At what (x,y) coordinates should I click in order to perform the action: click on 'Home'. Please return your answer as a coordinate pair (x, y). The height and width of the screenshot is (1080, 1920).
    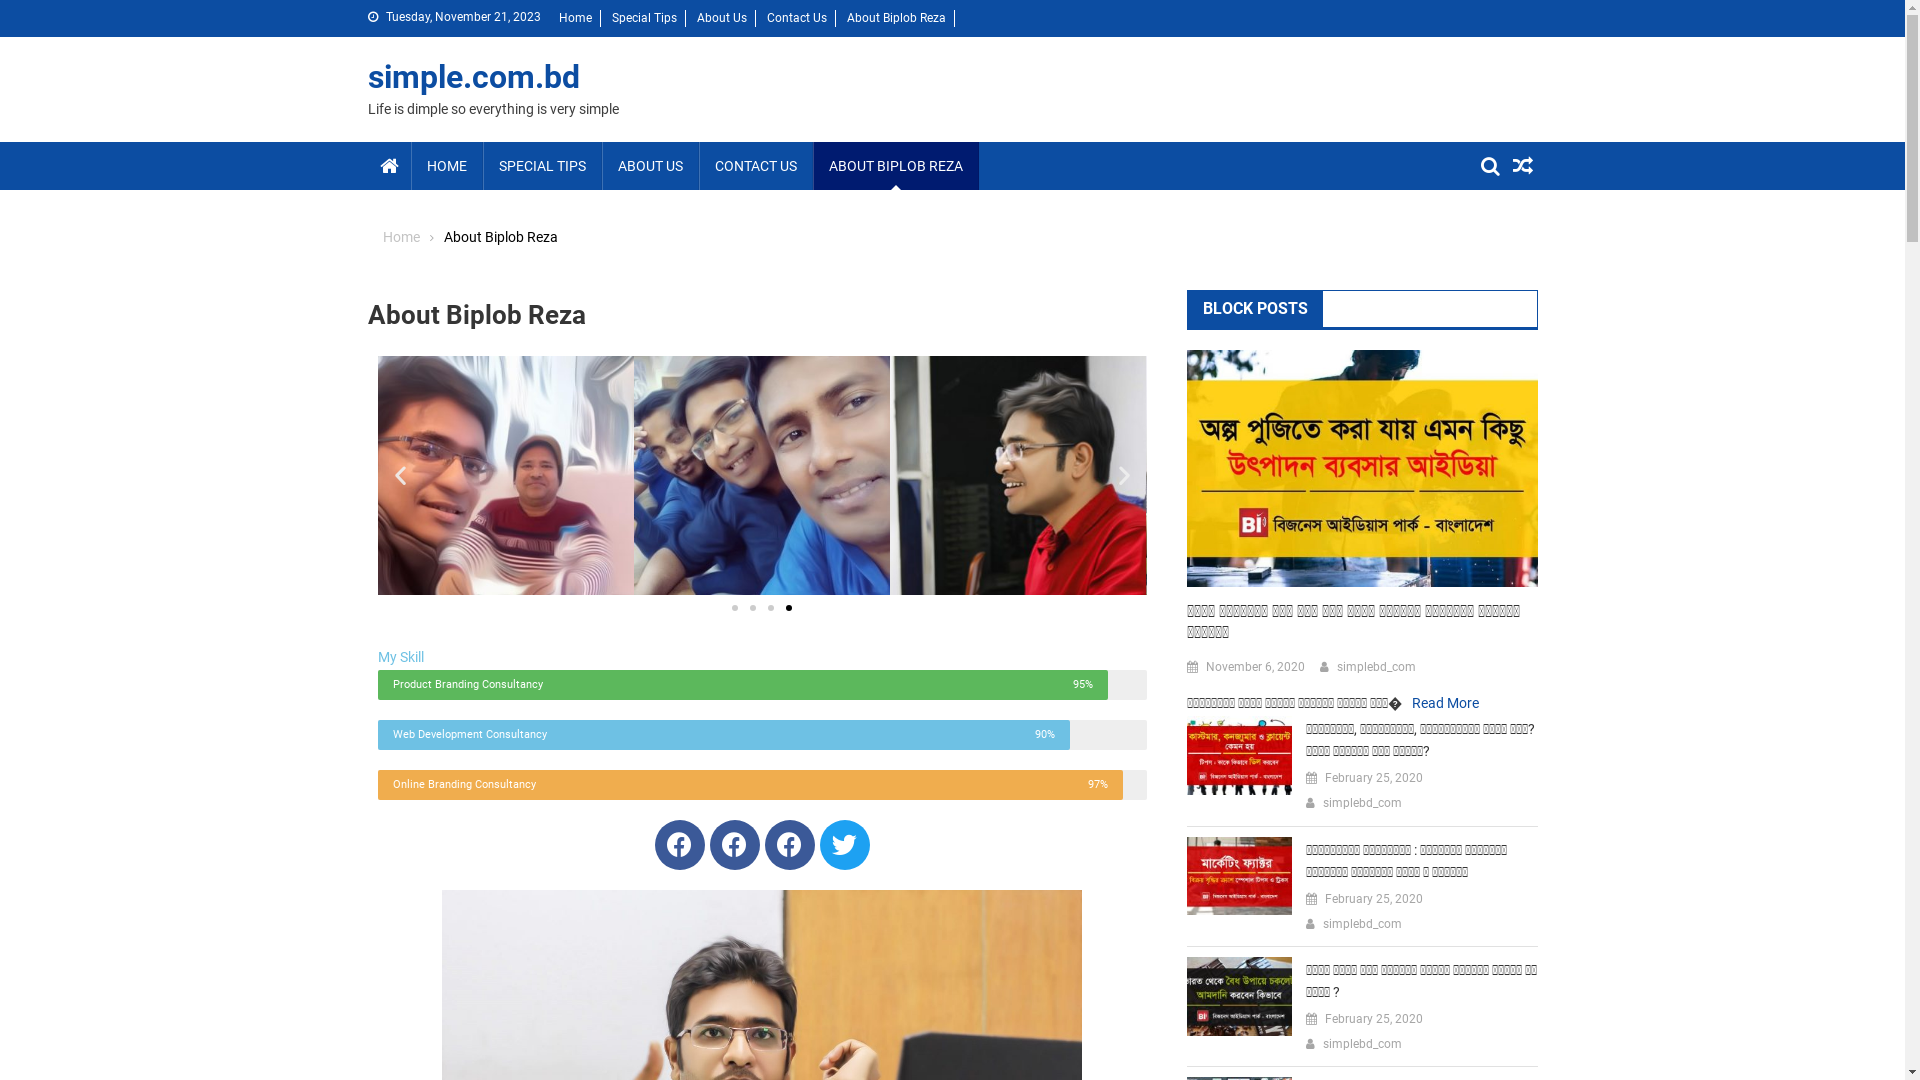
    Looking at the image, I should click on (573, 18).